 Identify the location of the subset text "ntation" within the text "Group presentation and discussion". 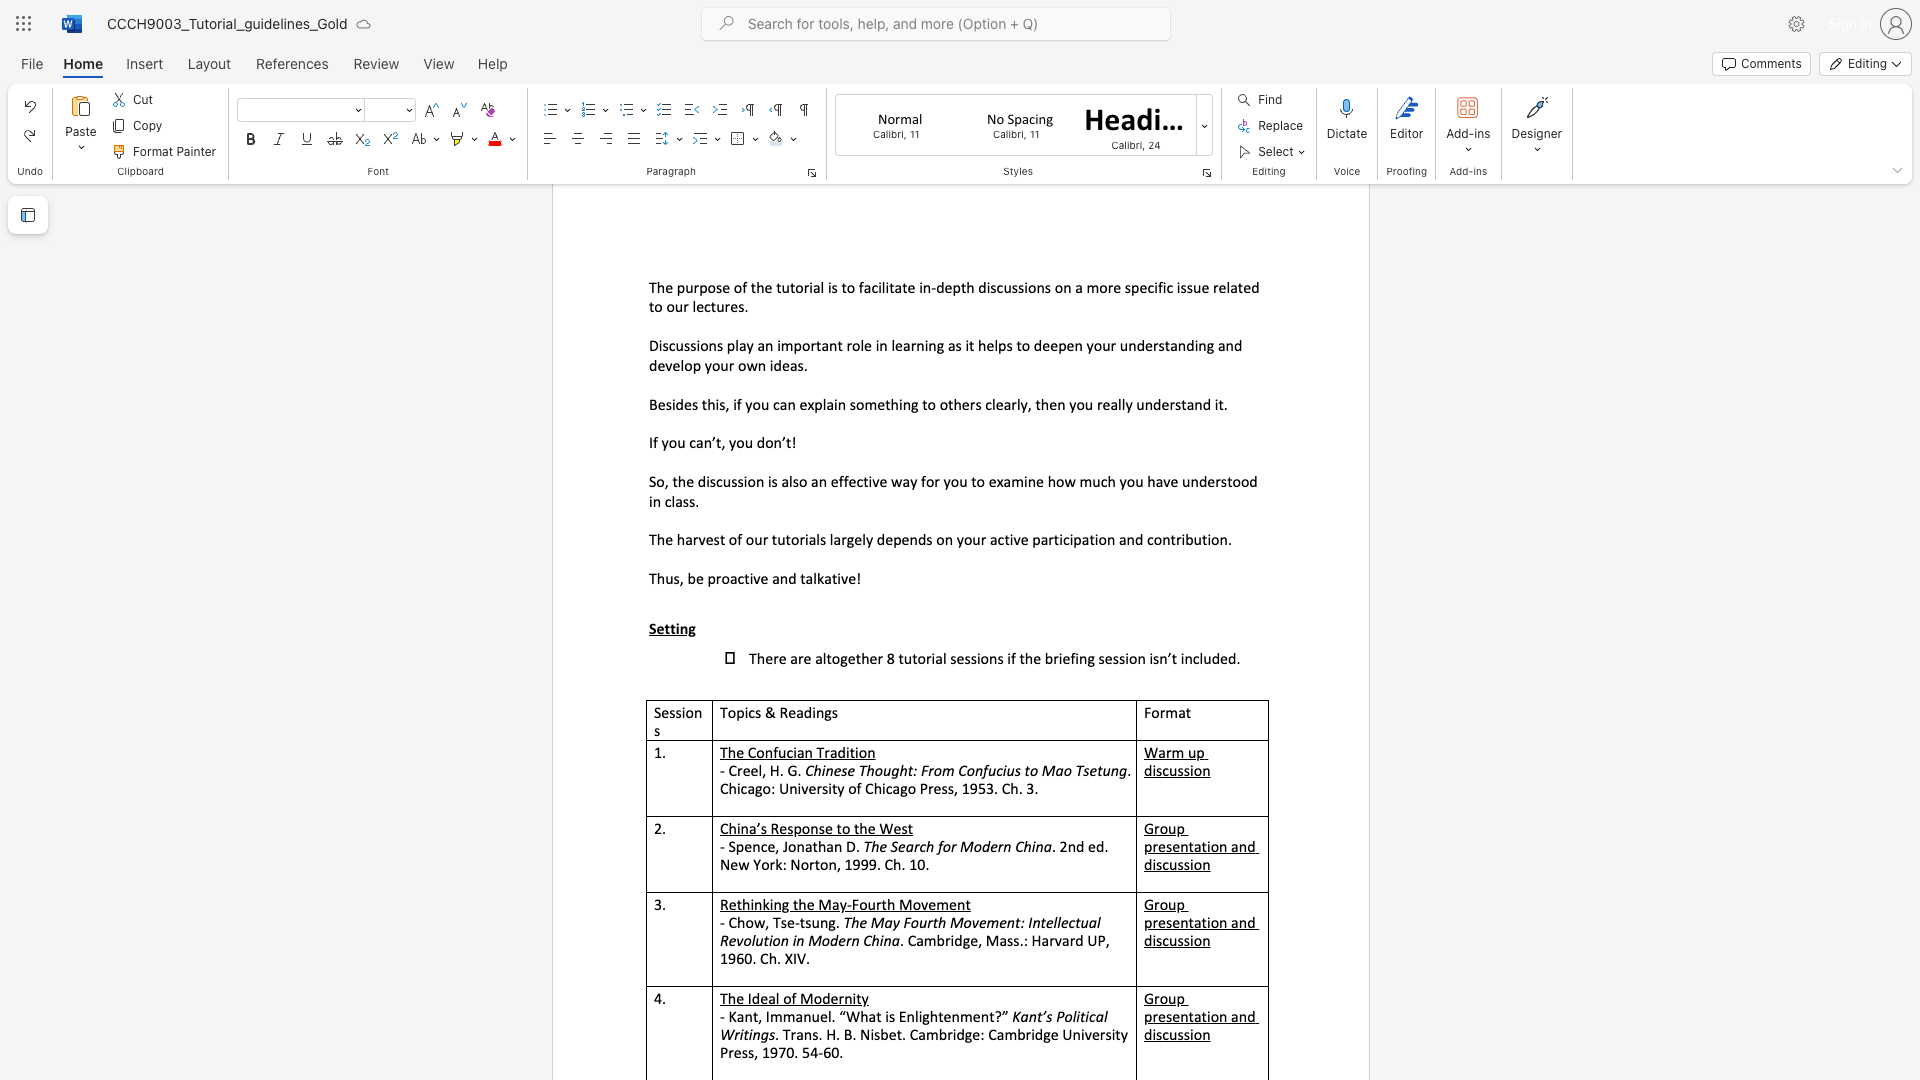
(1180, 1016).